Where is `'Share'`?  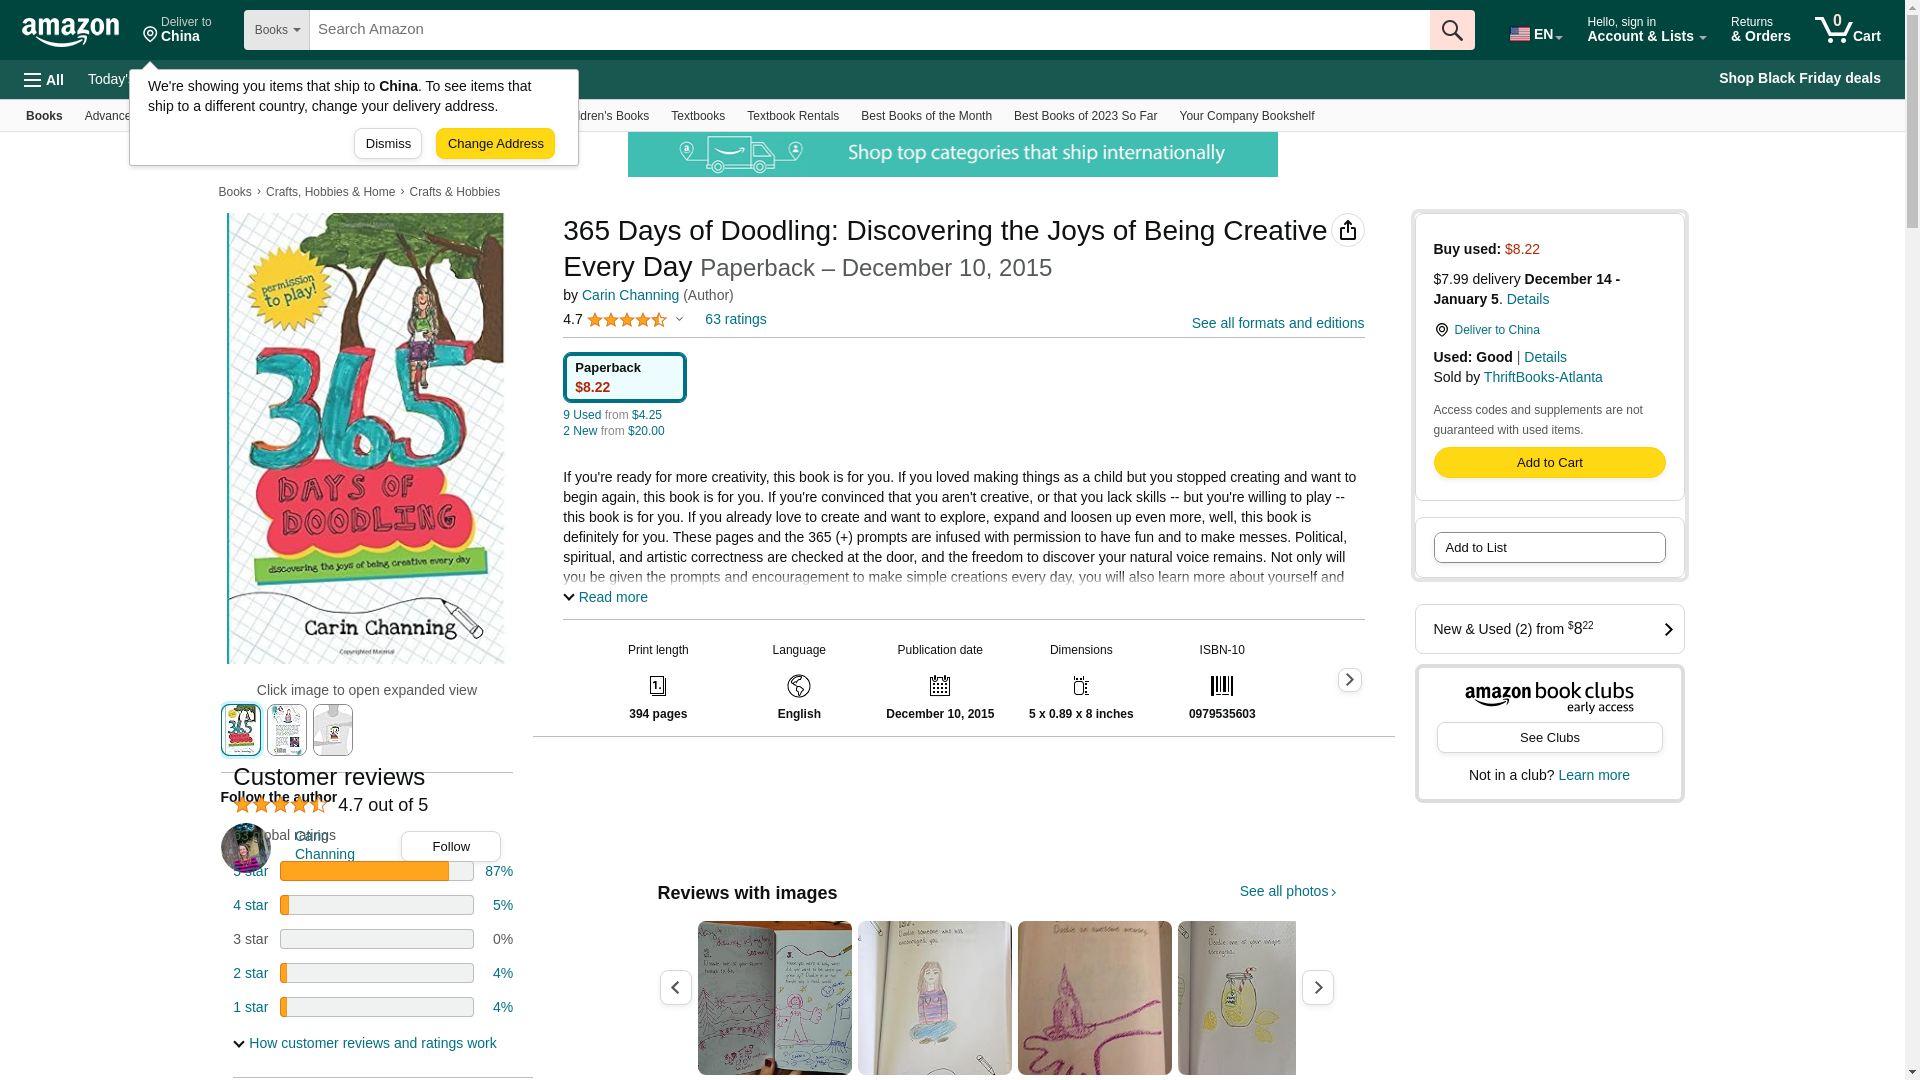
'Share' is located at coordinates (1348, 229).